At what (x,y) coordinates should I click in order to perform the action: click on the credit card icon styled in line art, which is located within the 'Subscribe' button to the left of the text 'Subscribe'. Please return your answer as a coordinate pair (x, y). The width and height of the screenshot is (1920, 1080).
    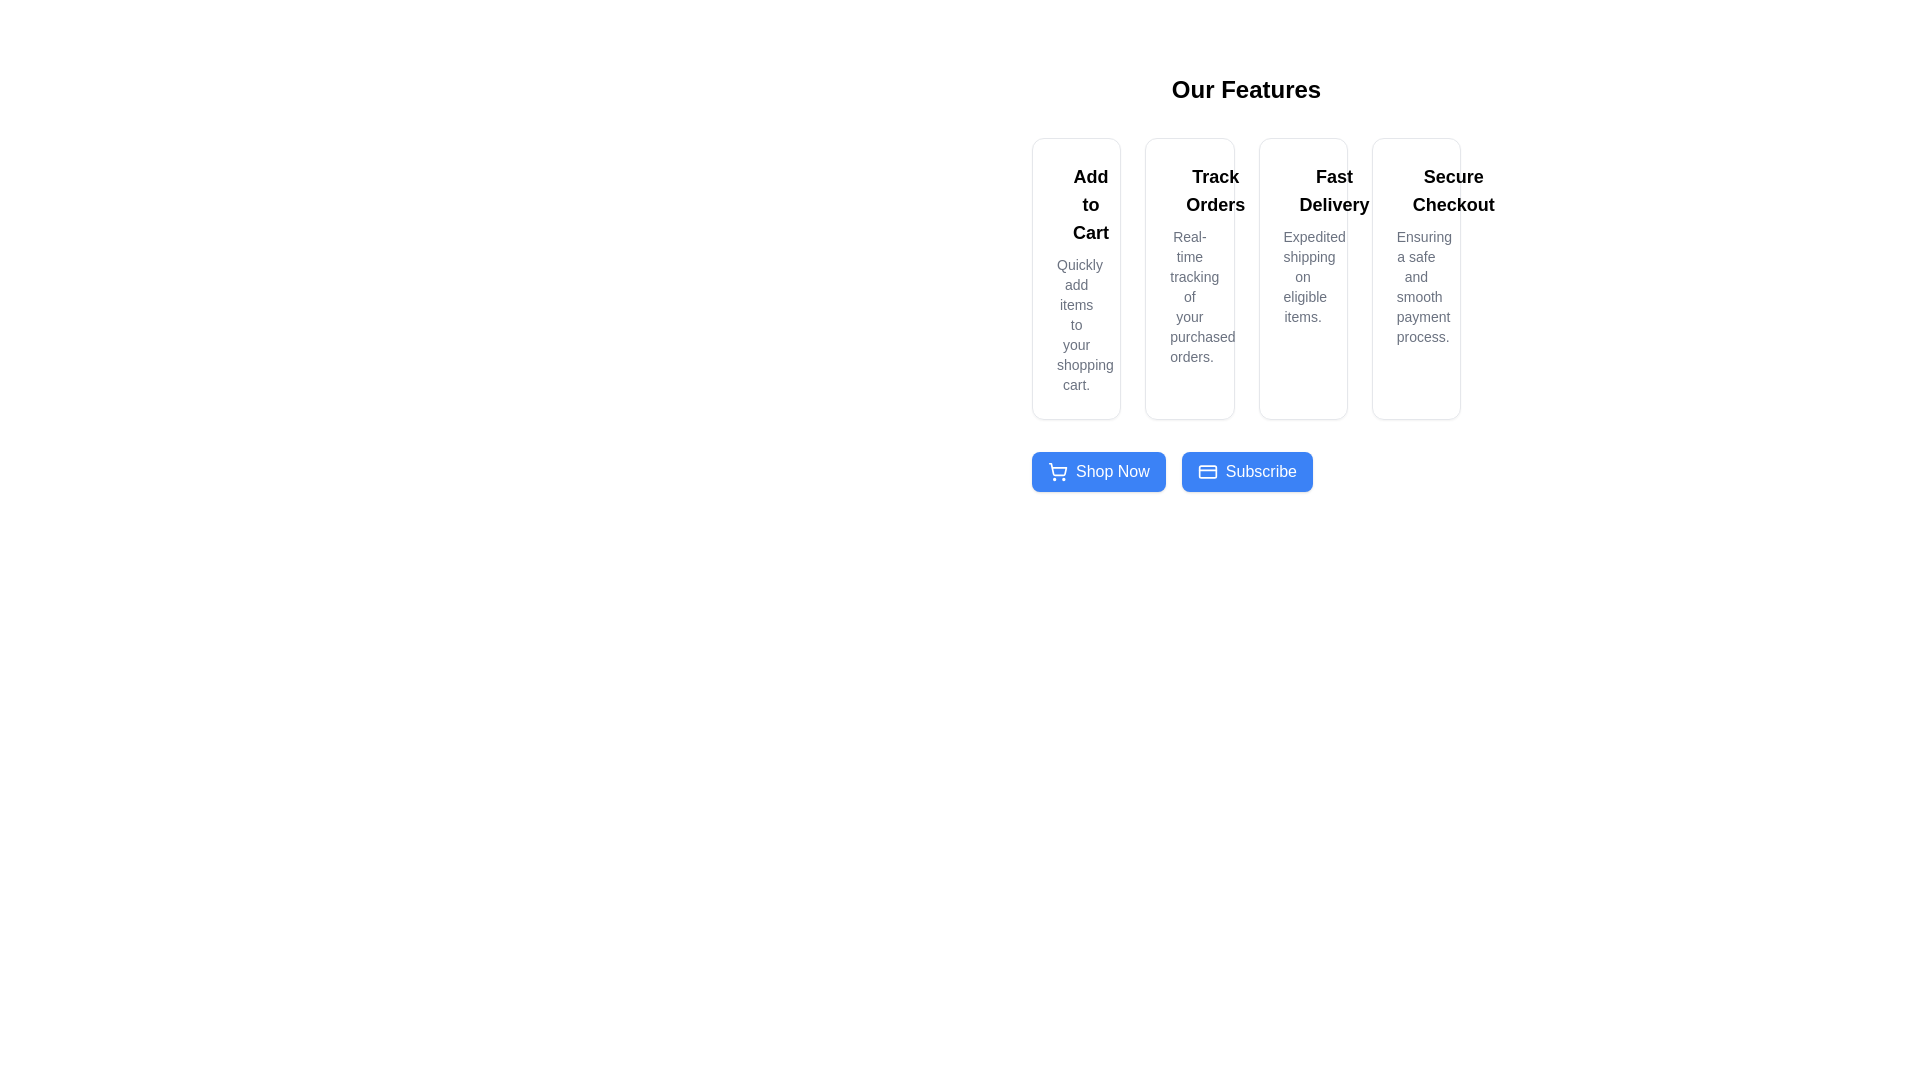
    Looking at the image, I should click on (1206, 471).